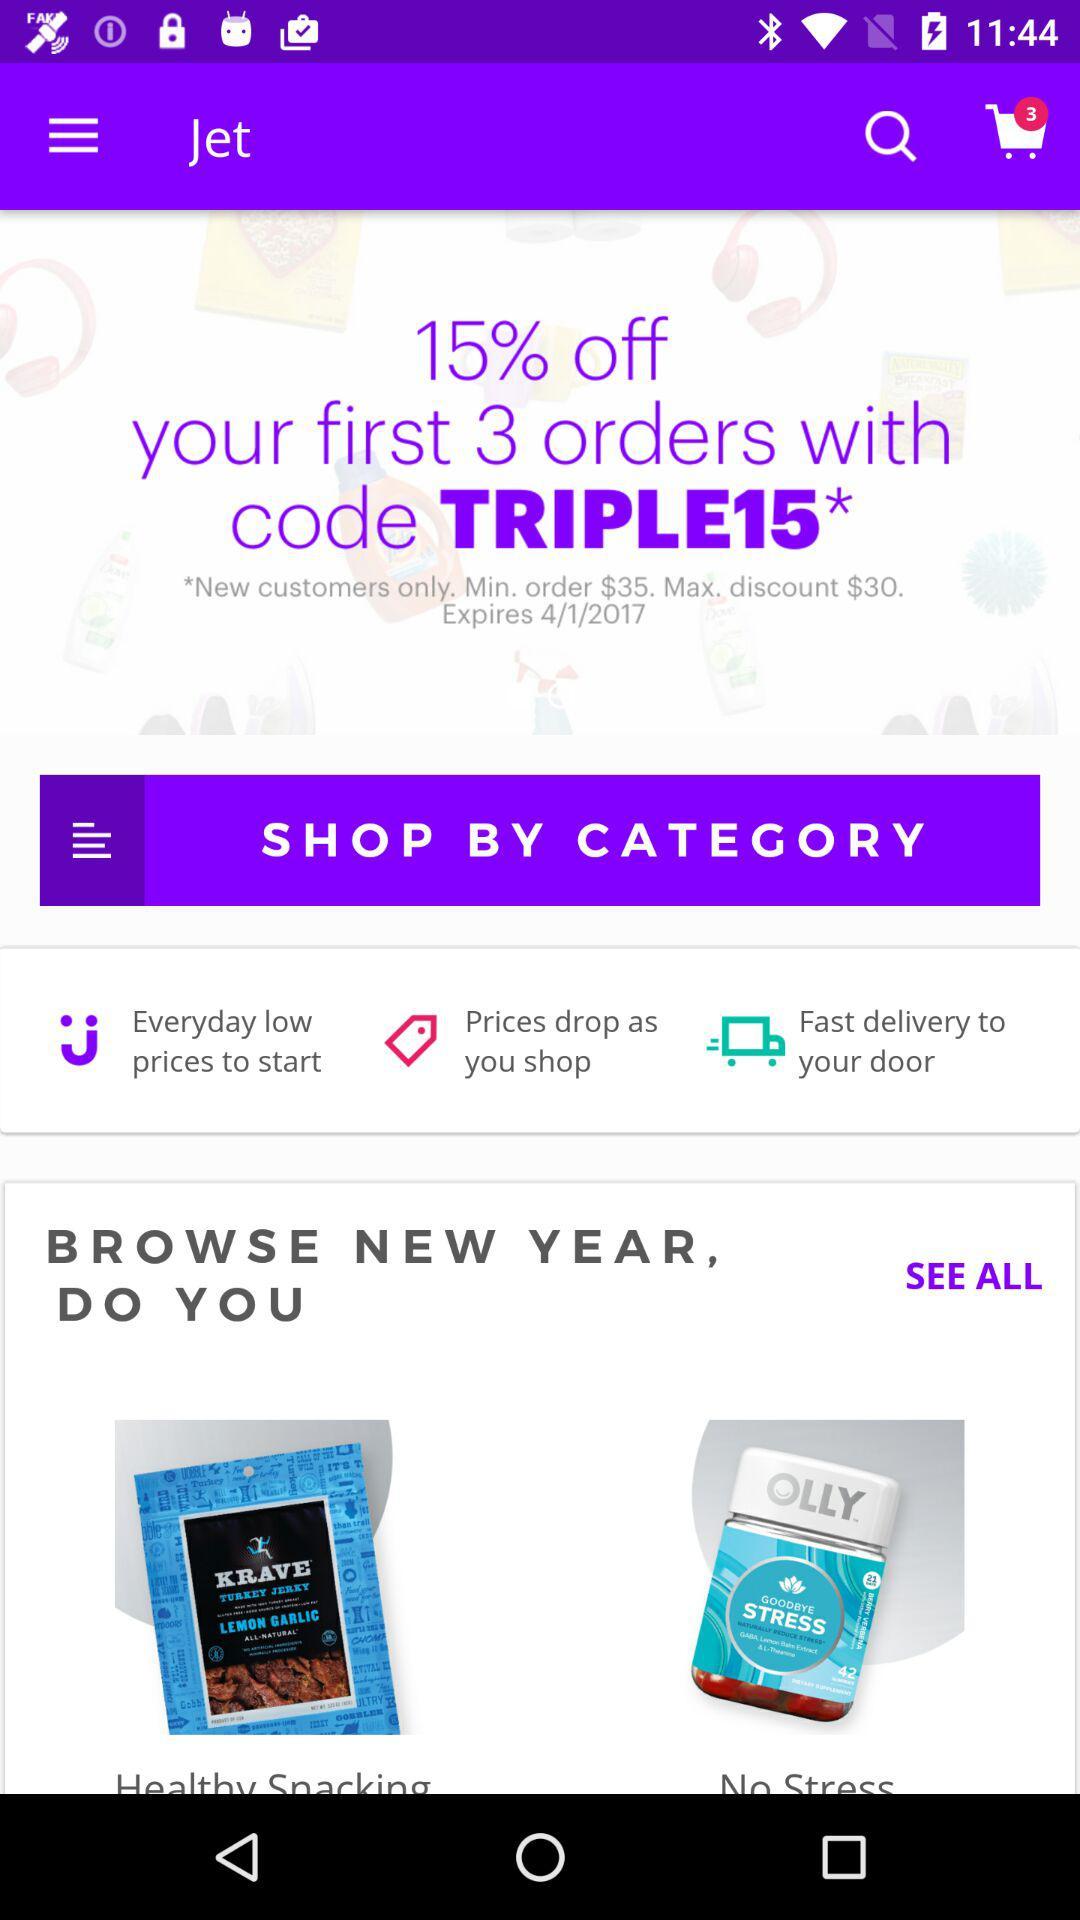 Image resolution: width=1080 pixels, height=1920 pixels. I want to click on the see all icon, so click(958, 1274).